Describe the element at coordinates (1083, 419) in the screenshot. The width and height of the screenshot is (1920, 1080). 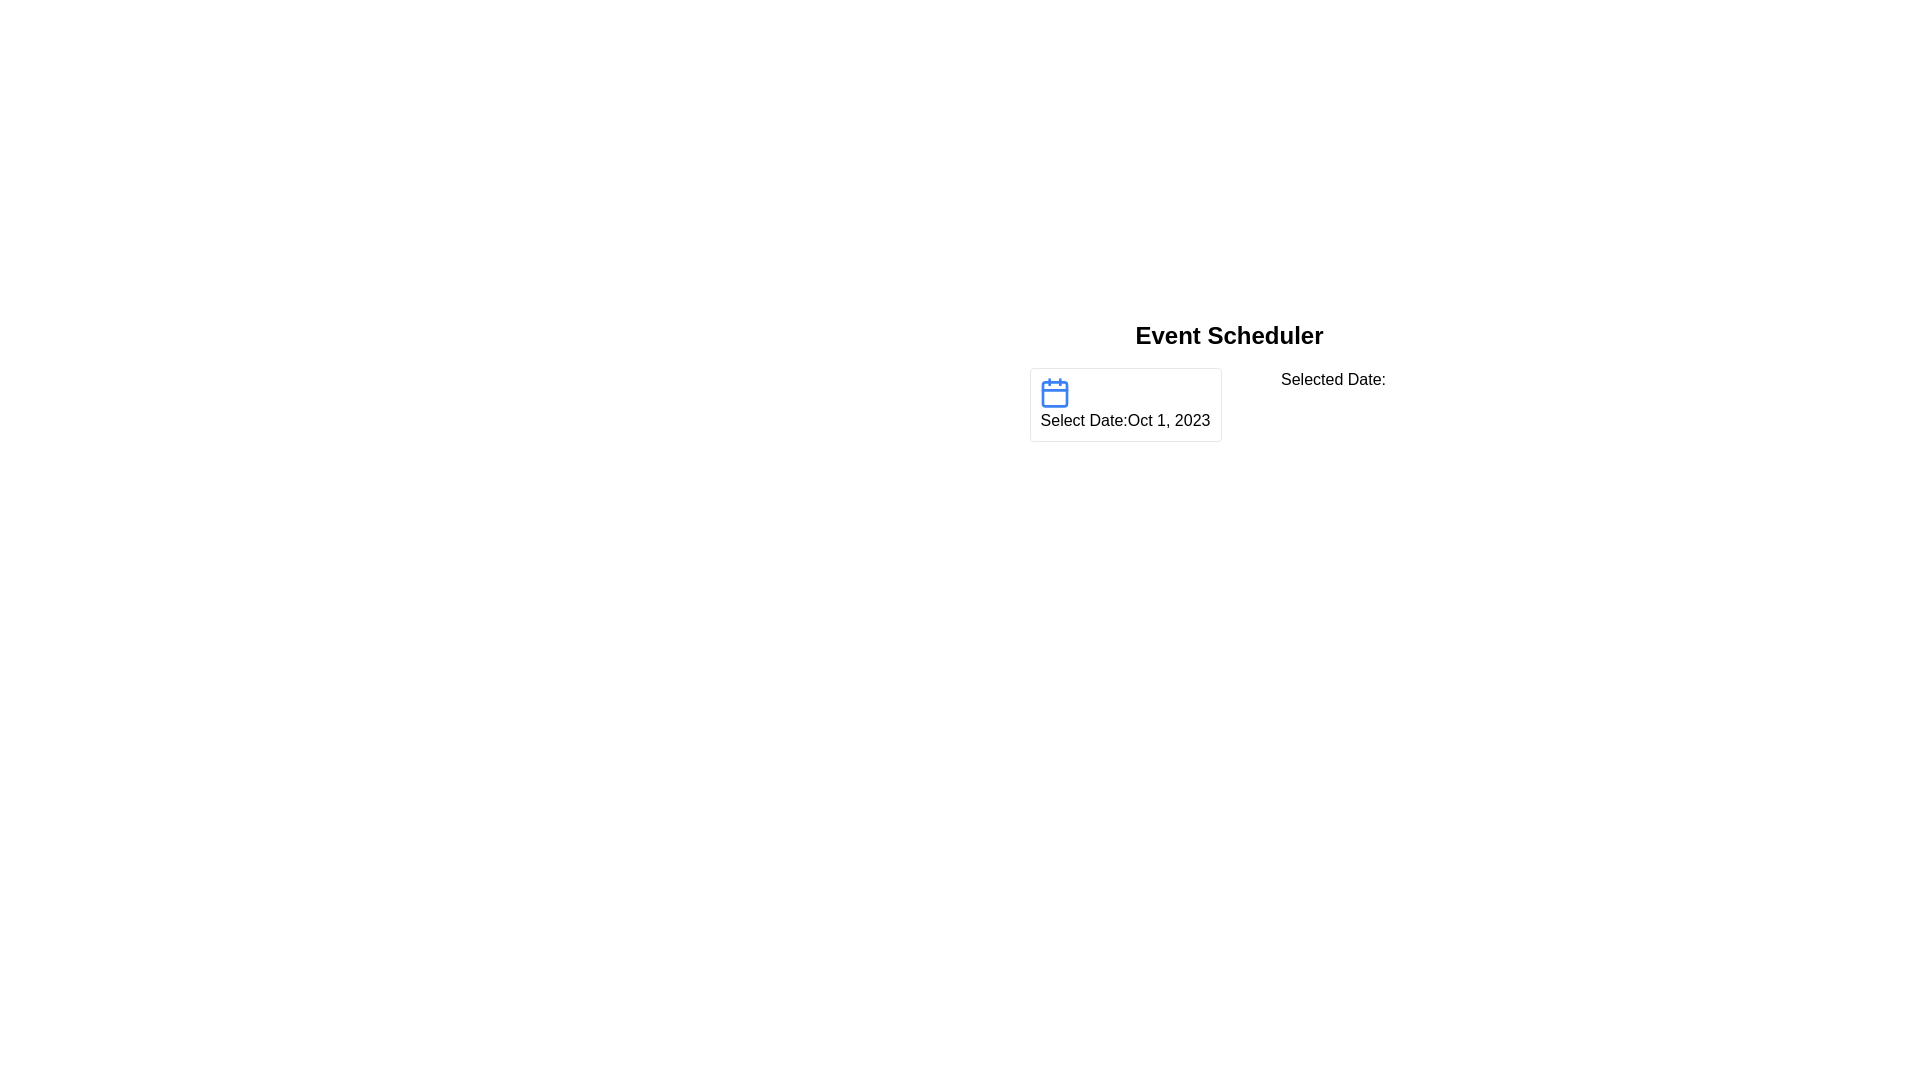
I see `the static text label that serves as a date picker indicator, located to the left of the date label and right of the blue calendar icon` at that location.